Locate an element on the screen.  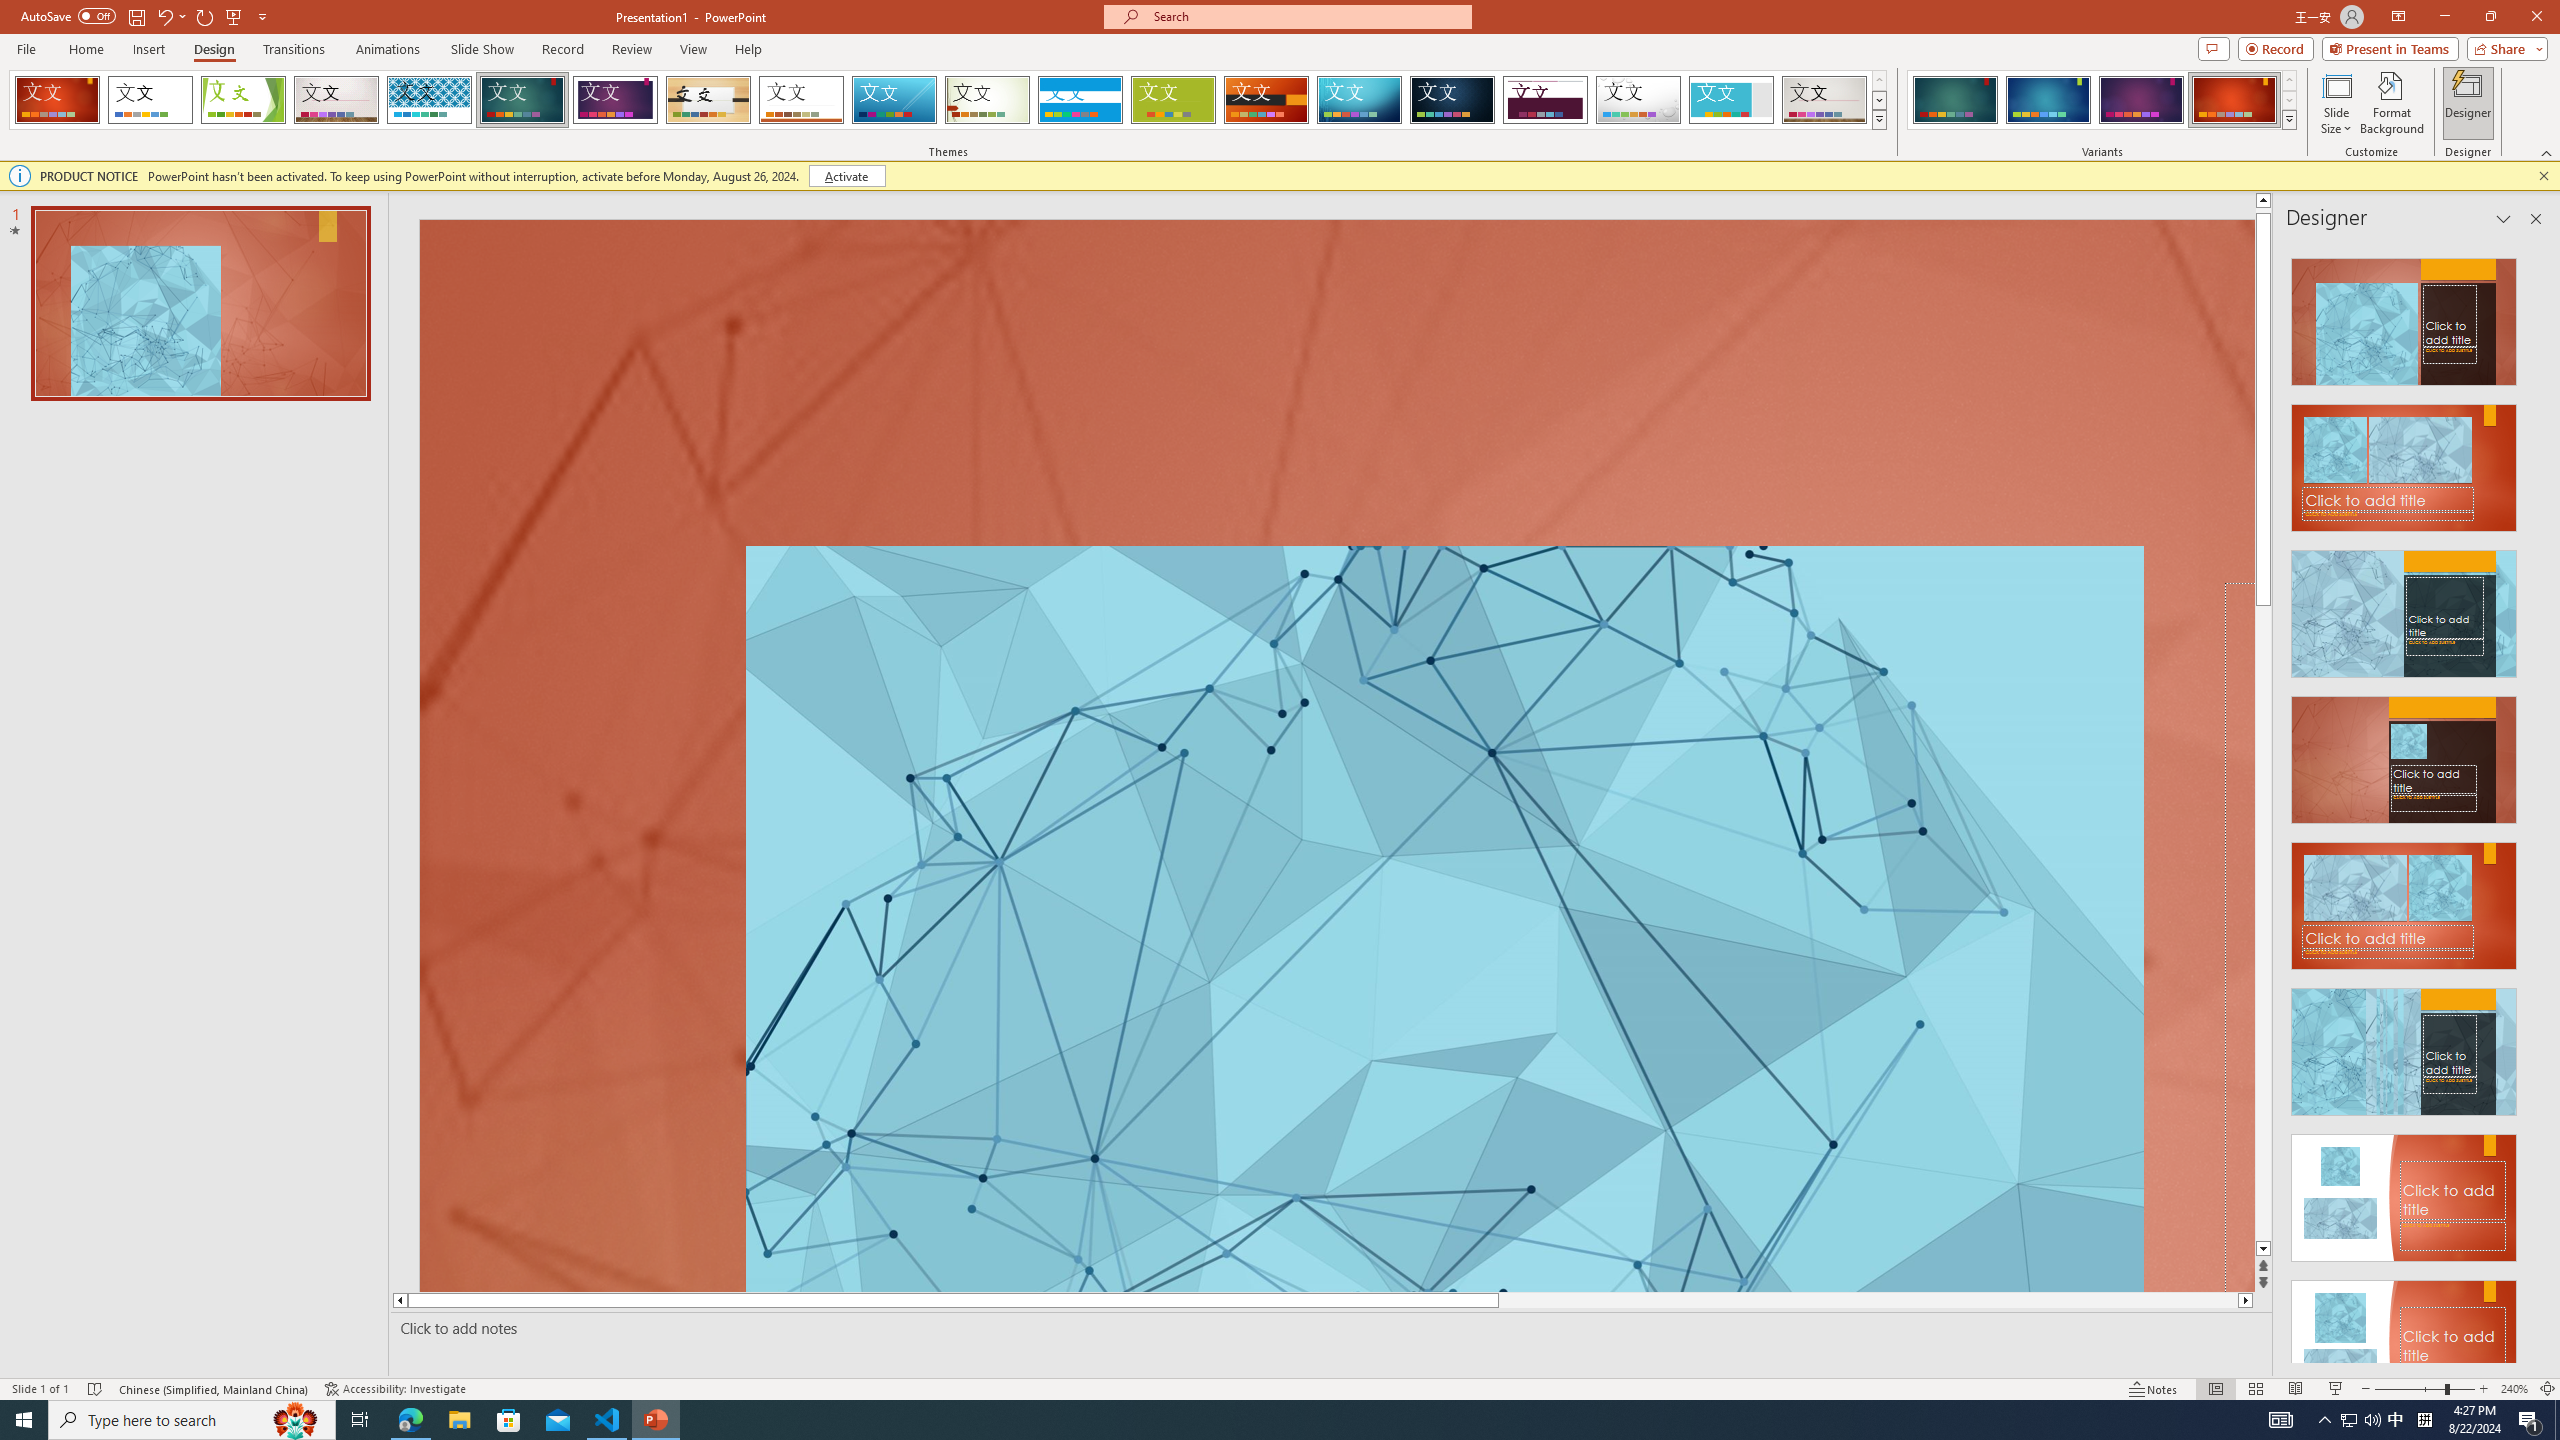
'Damask' is located at coordinates (1451, 99).